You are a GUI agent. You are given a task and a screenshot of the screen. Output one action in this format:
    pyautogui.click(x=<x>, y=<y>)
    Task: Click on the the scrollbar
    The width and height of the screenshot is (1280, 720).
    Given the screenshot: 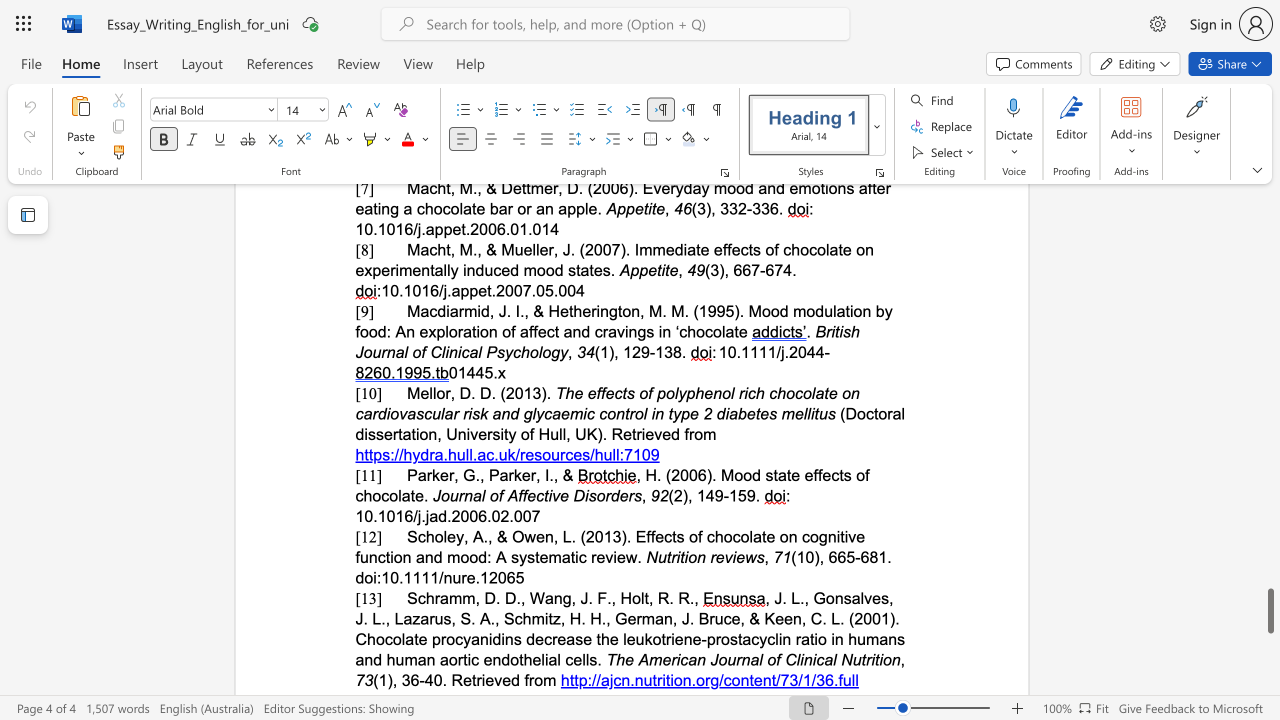 What is the action you would take?
    pyautogui.click(x=1269, y=428)
    